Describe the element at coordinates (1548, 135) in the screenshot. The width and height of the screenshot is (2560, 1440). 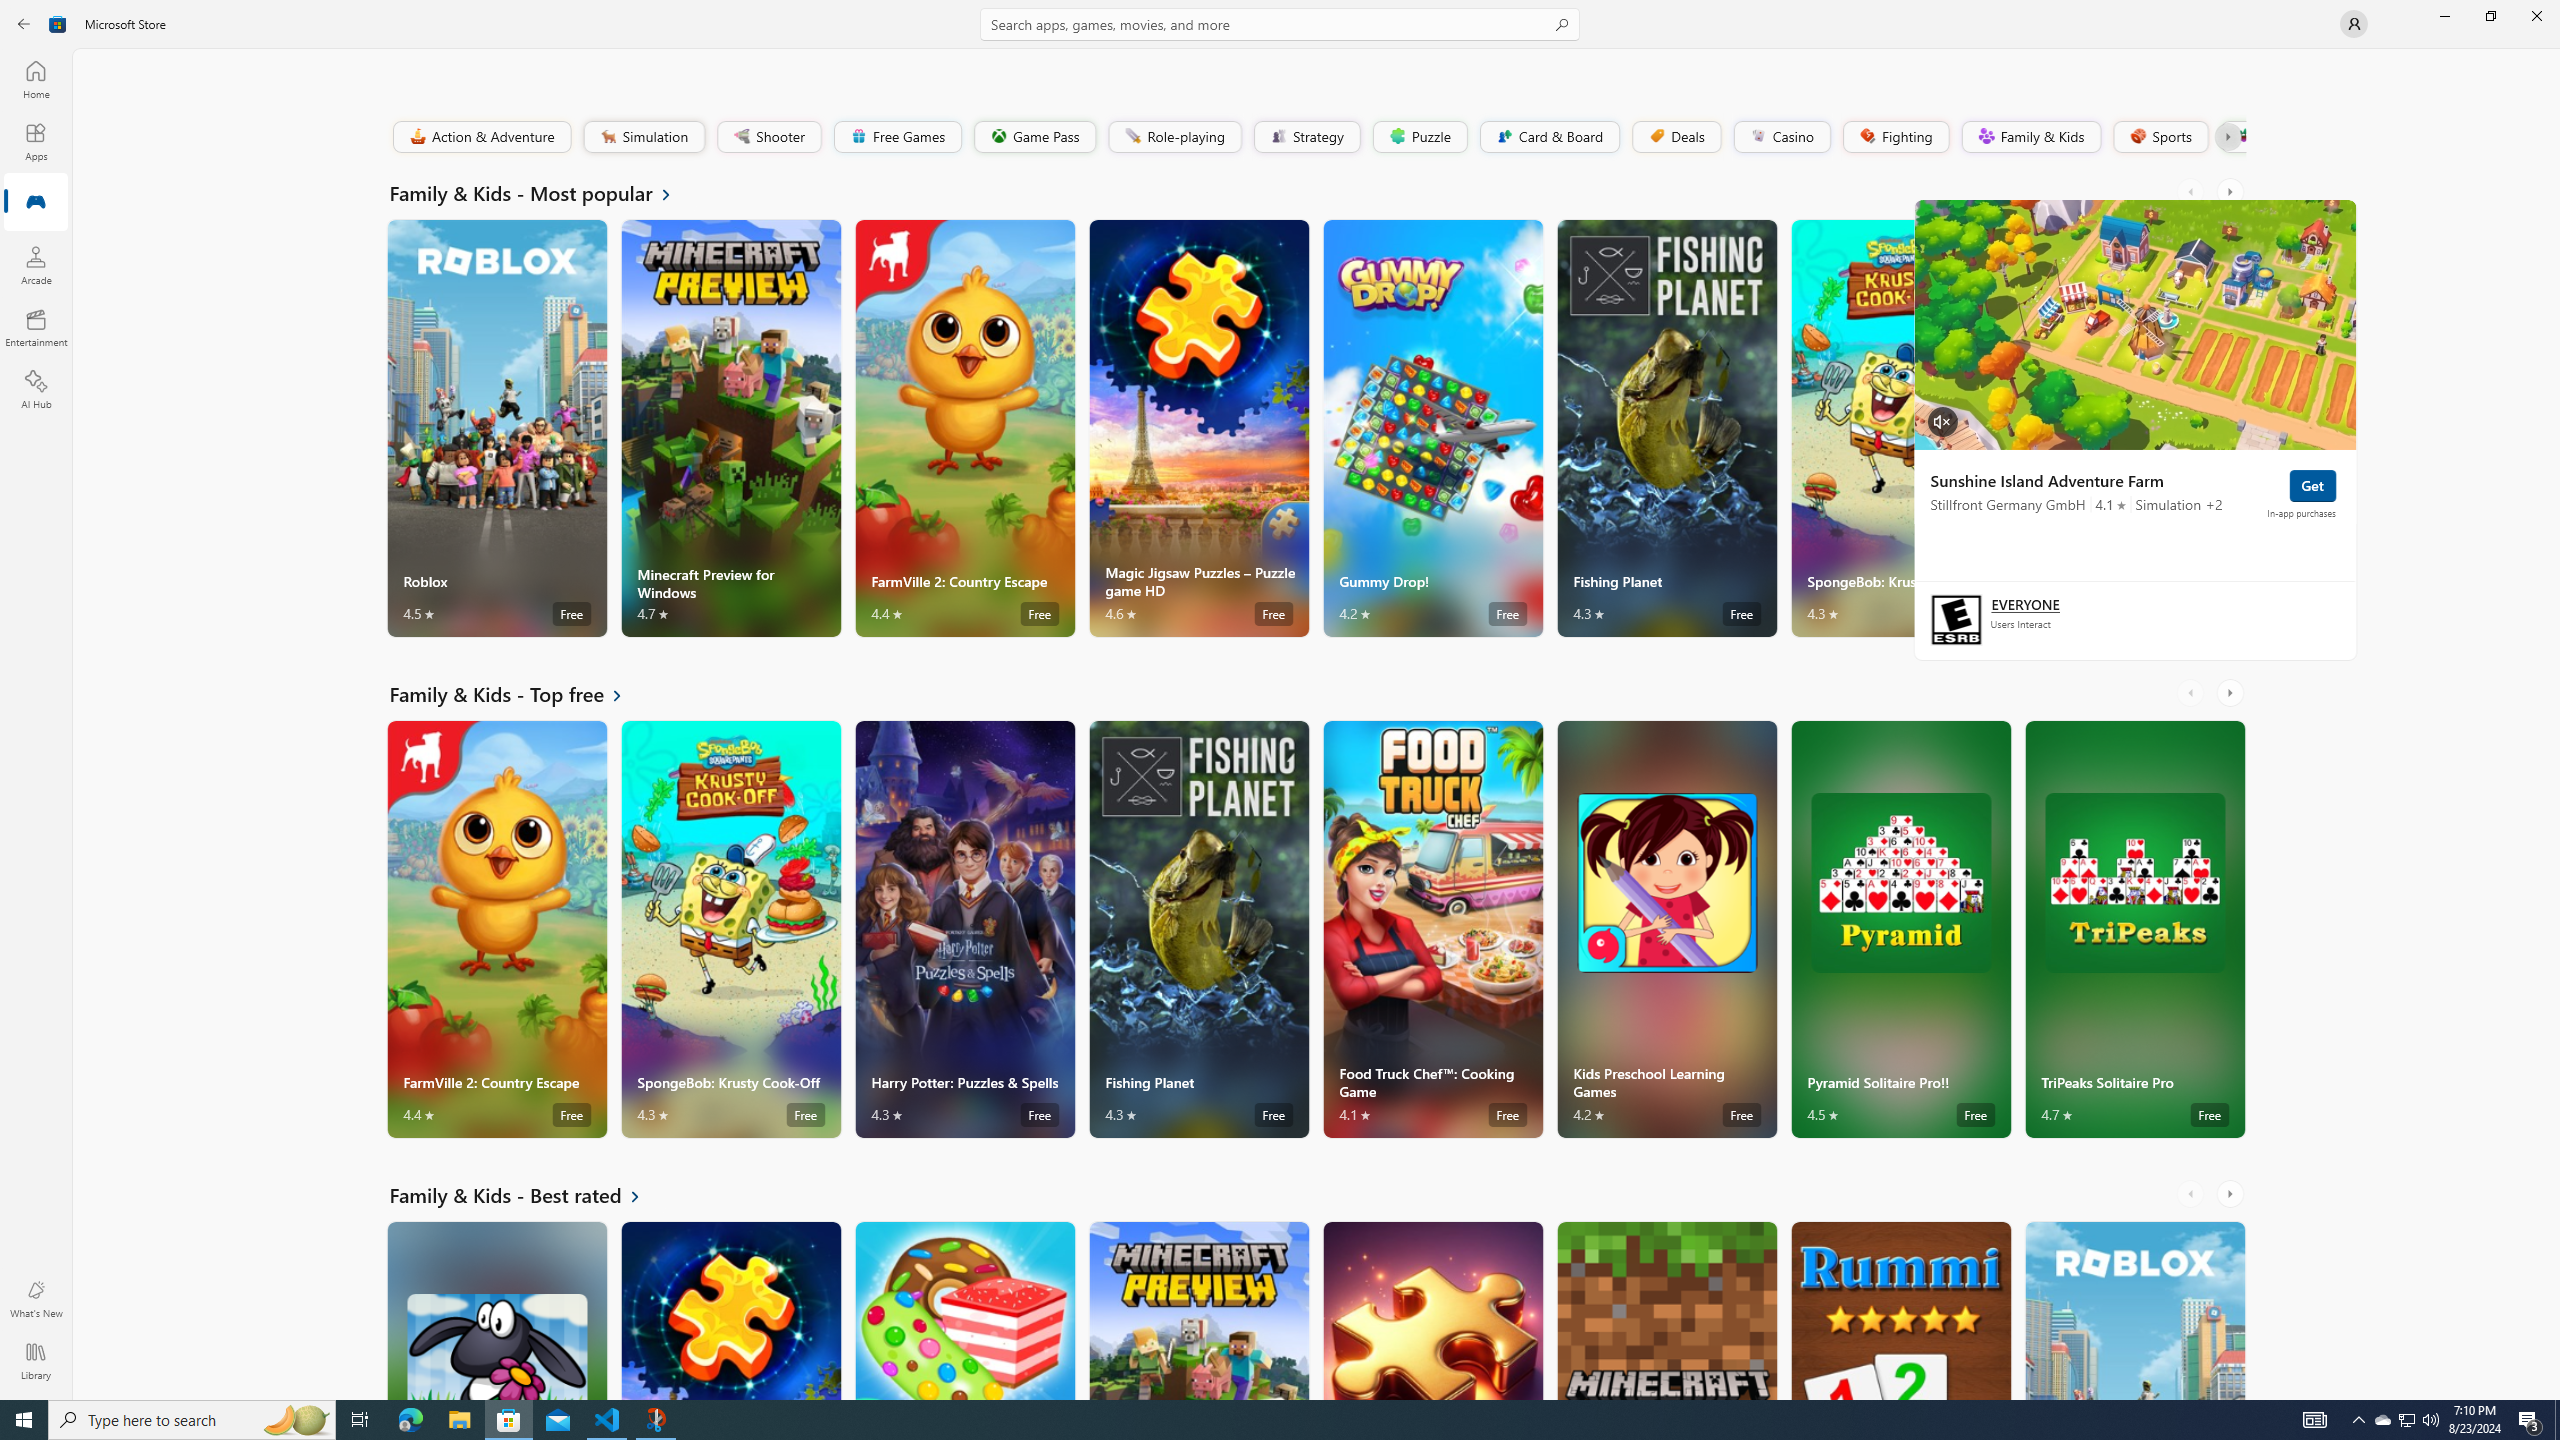
I see `'Card & Board'` at that location.